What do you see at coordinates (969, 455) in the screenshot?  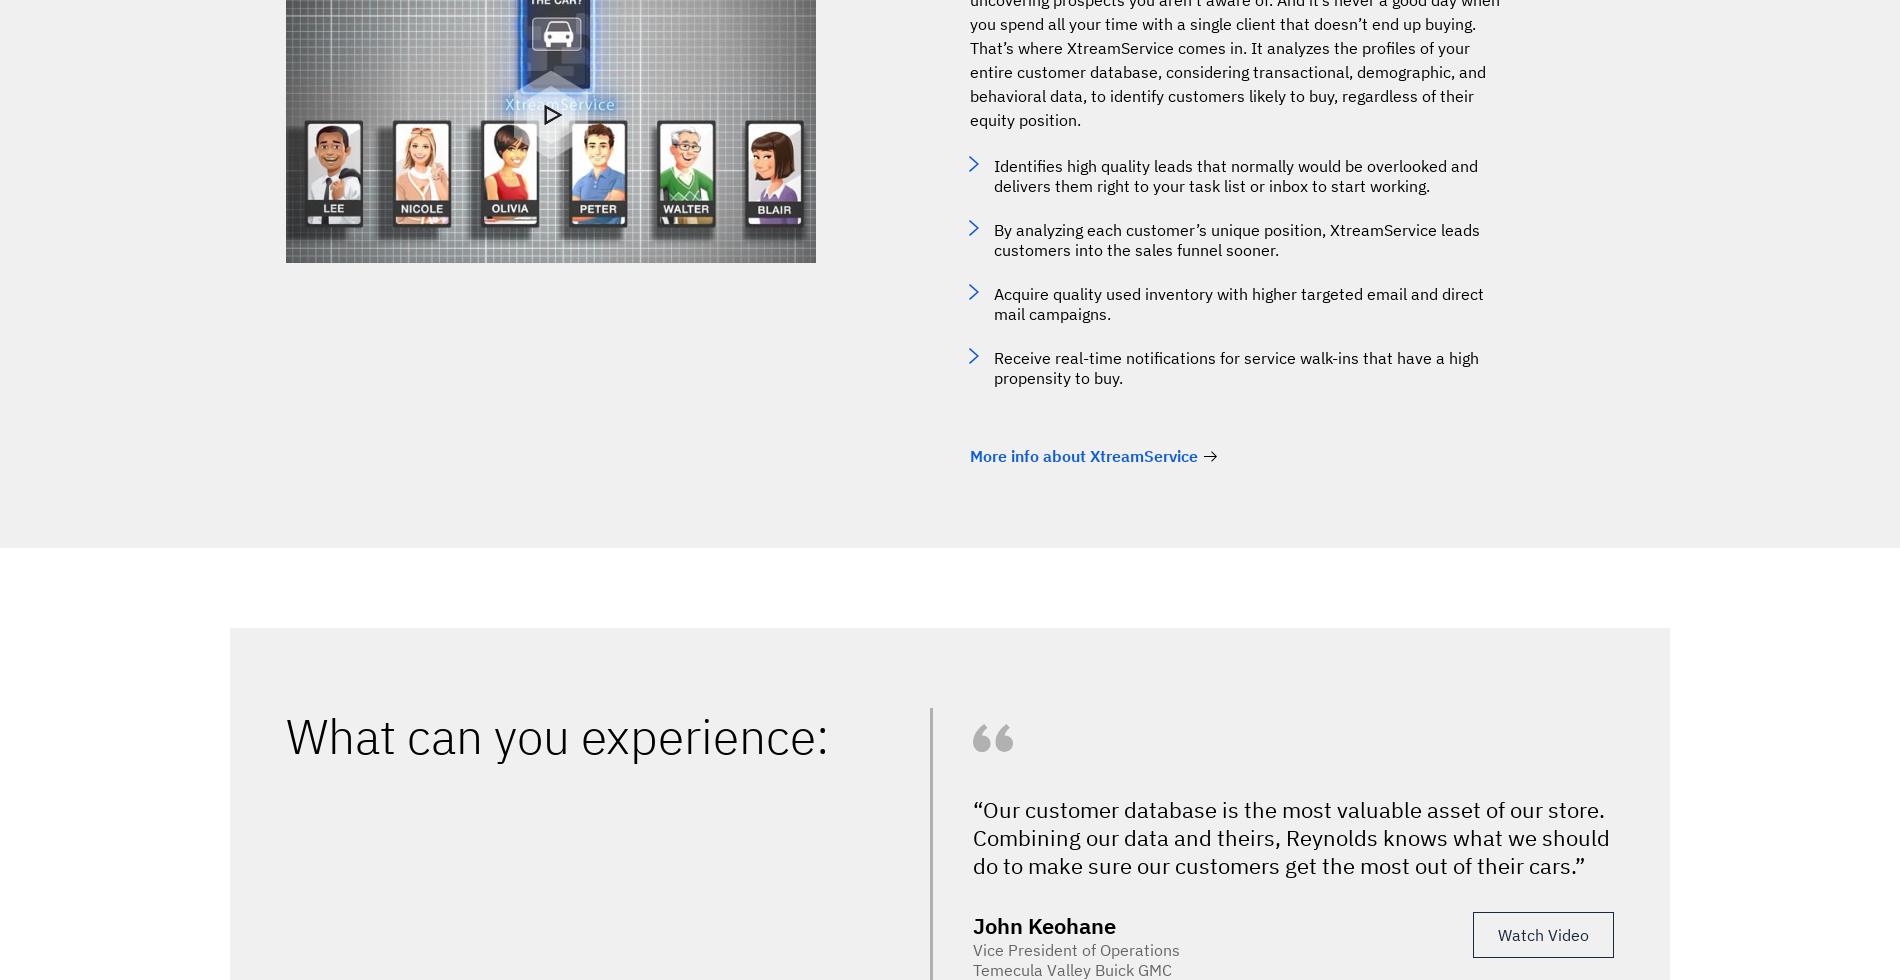 I see `'More info about XtreamService'` at bounding box center [969, 455].